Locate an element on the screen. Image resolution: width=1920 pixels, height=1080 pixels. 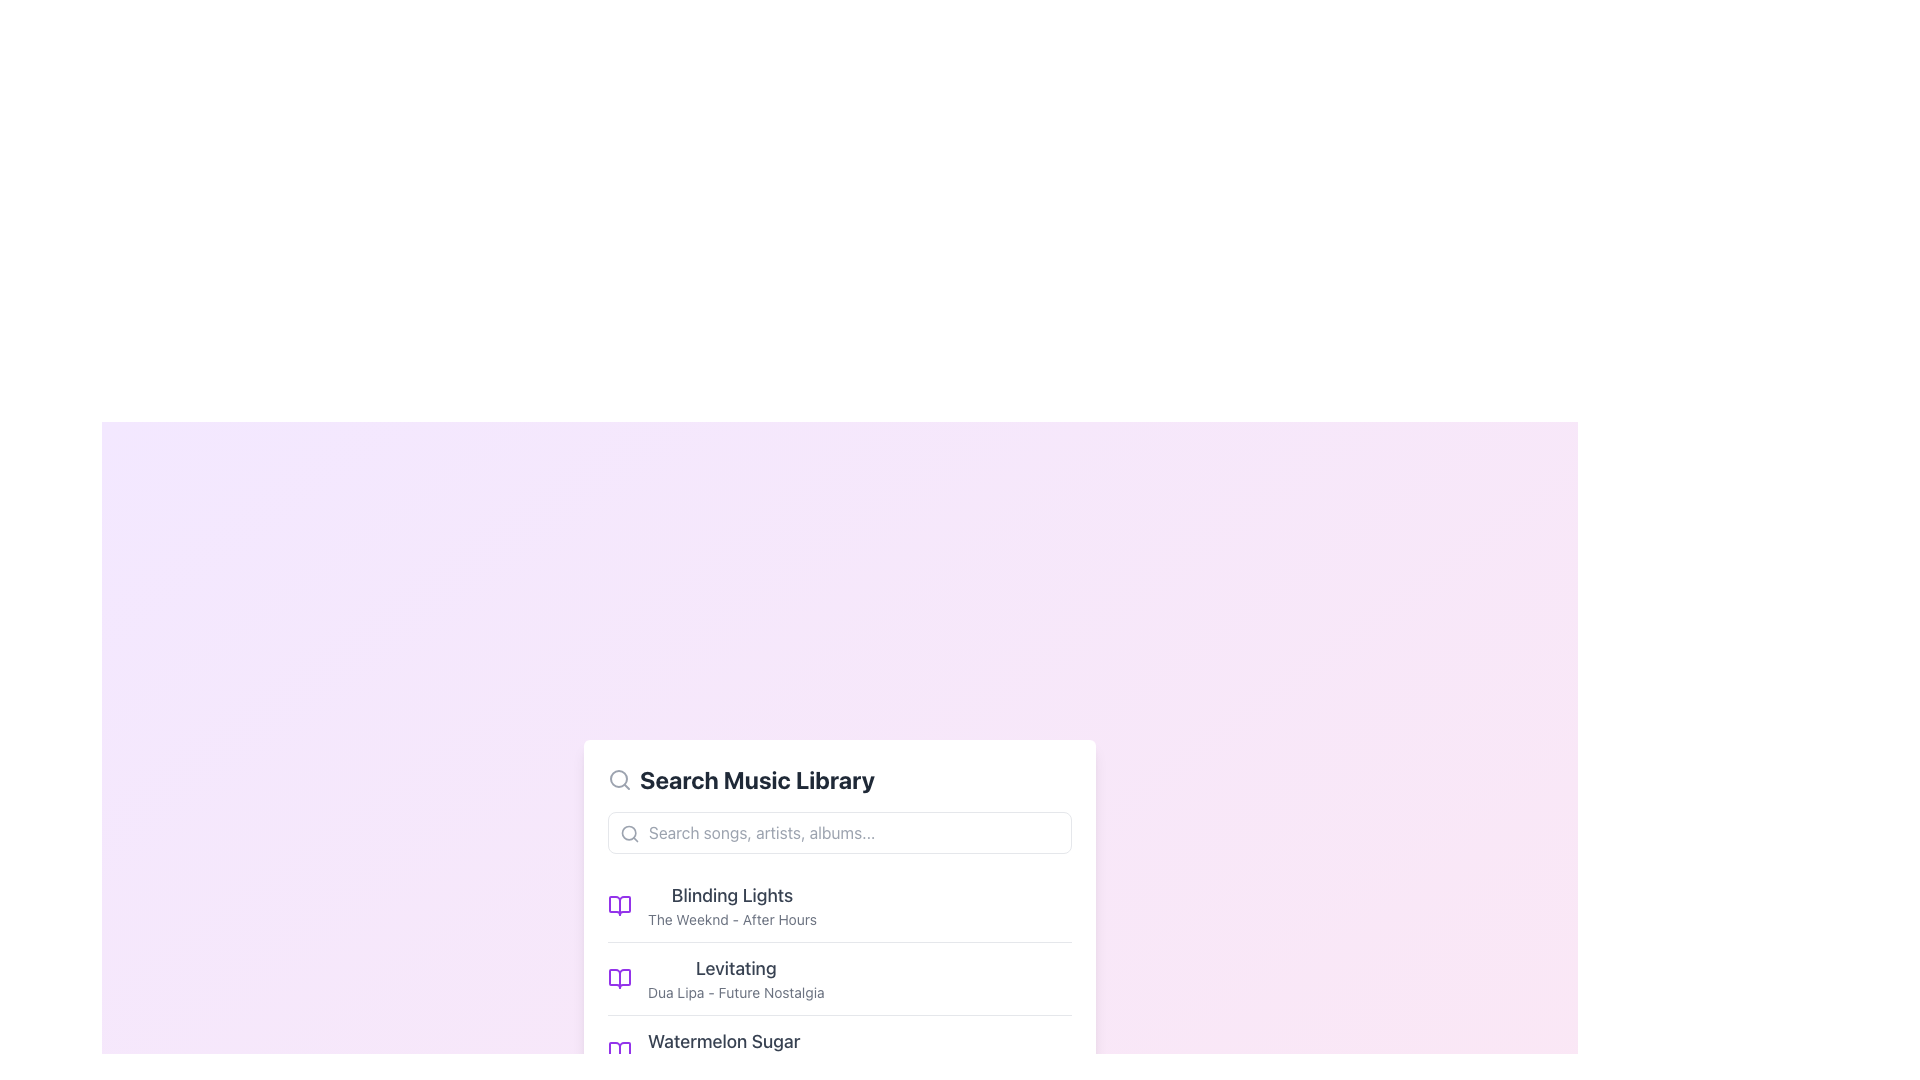
to select the music track 'Blinding Lights' by 'The Weeknd', which is the first item in the list under the 'Search Music Library' section is located at coordinates (840, 905).